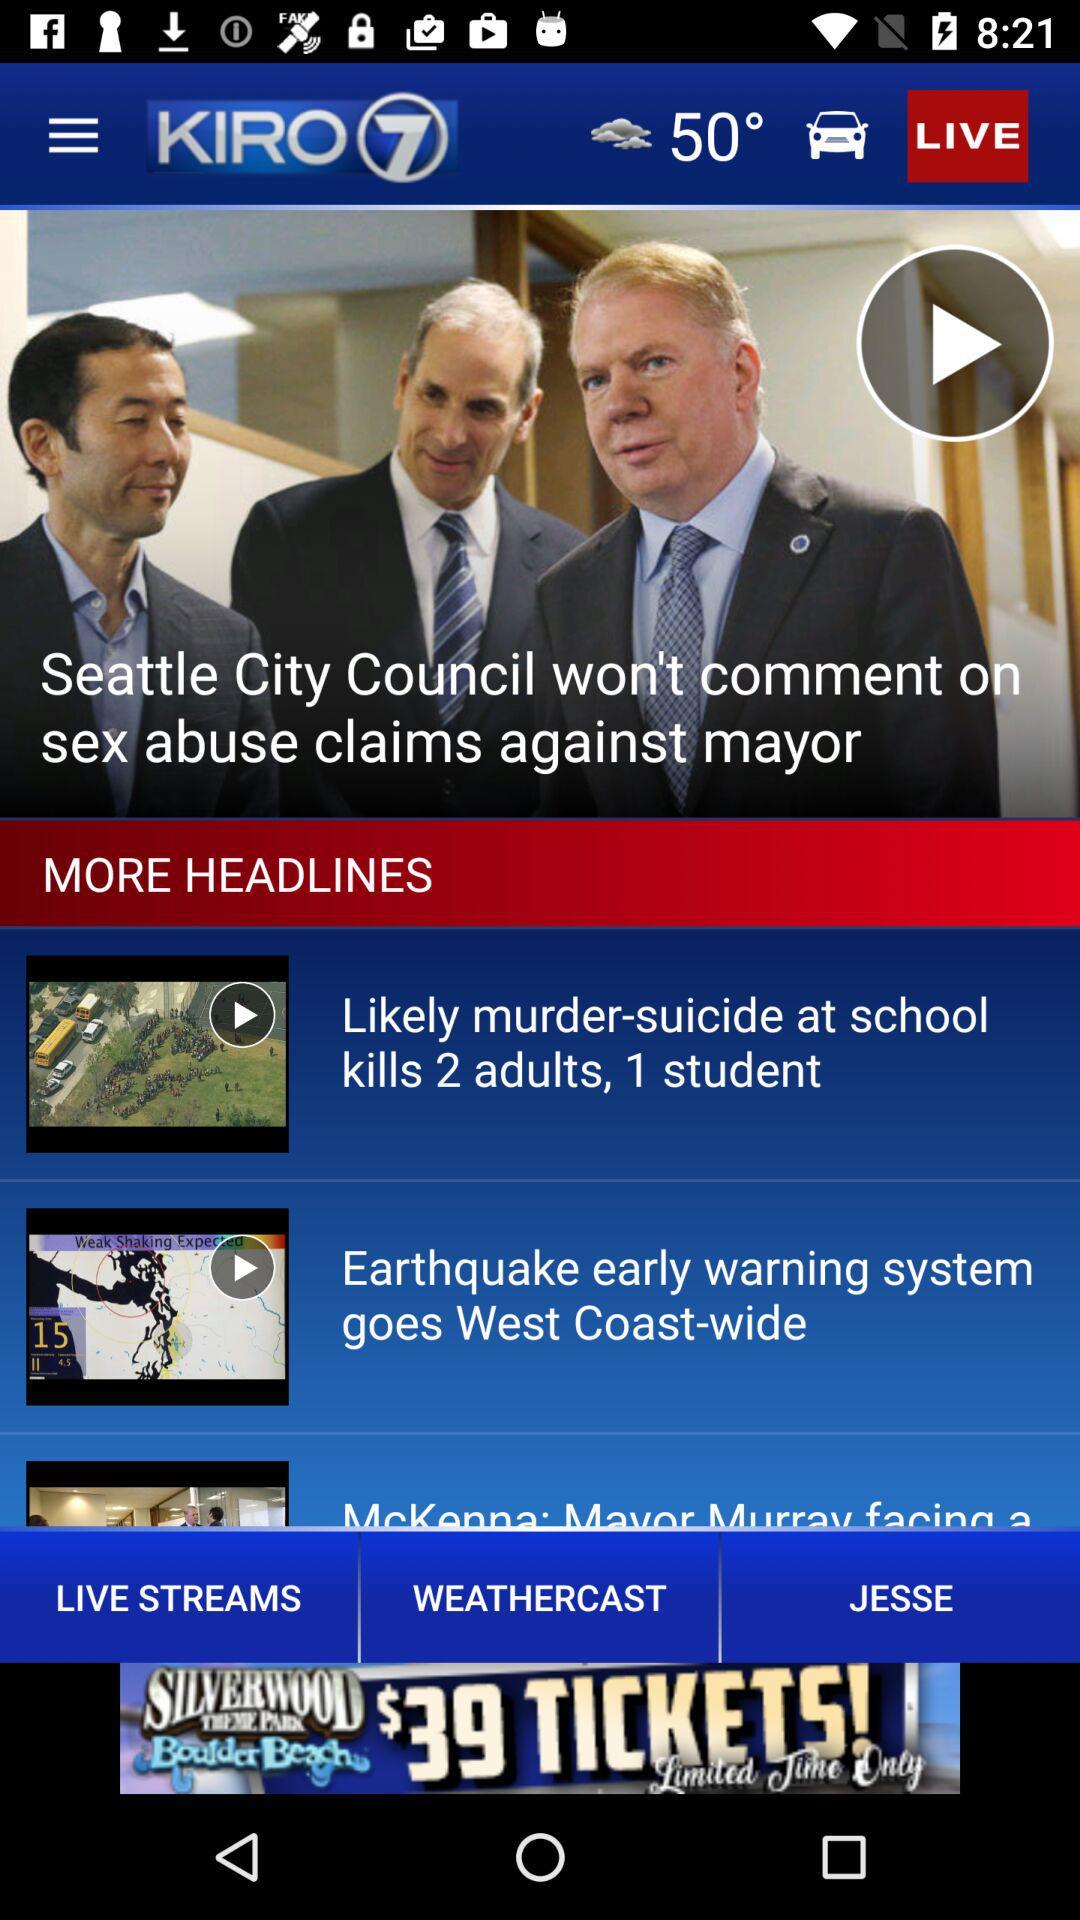 The image size is (1080, 1920). I want to click on the third image below the more headlines, so click(156, 1493).